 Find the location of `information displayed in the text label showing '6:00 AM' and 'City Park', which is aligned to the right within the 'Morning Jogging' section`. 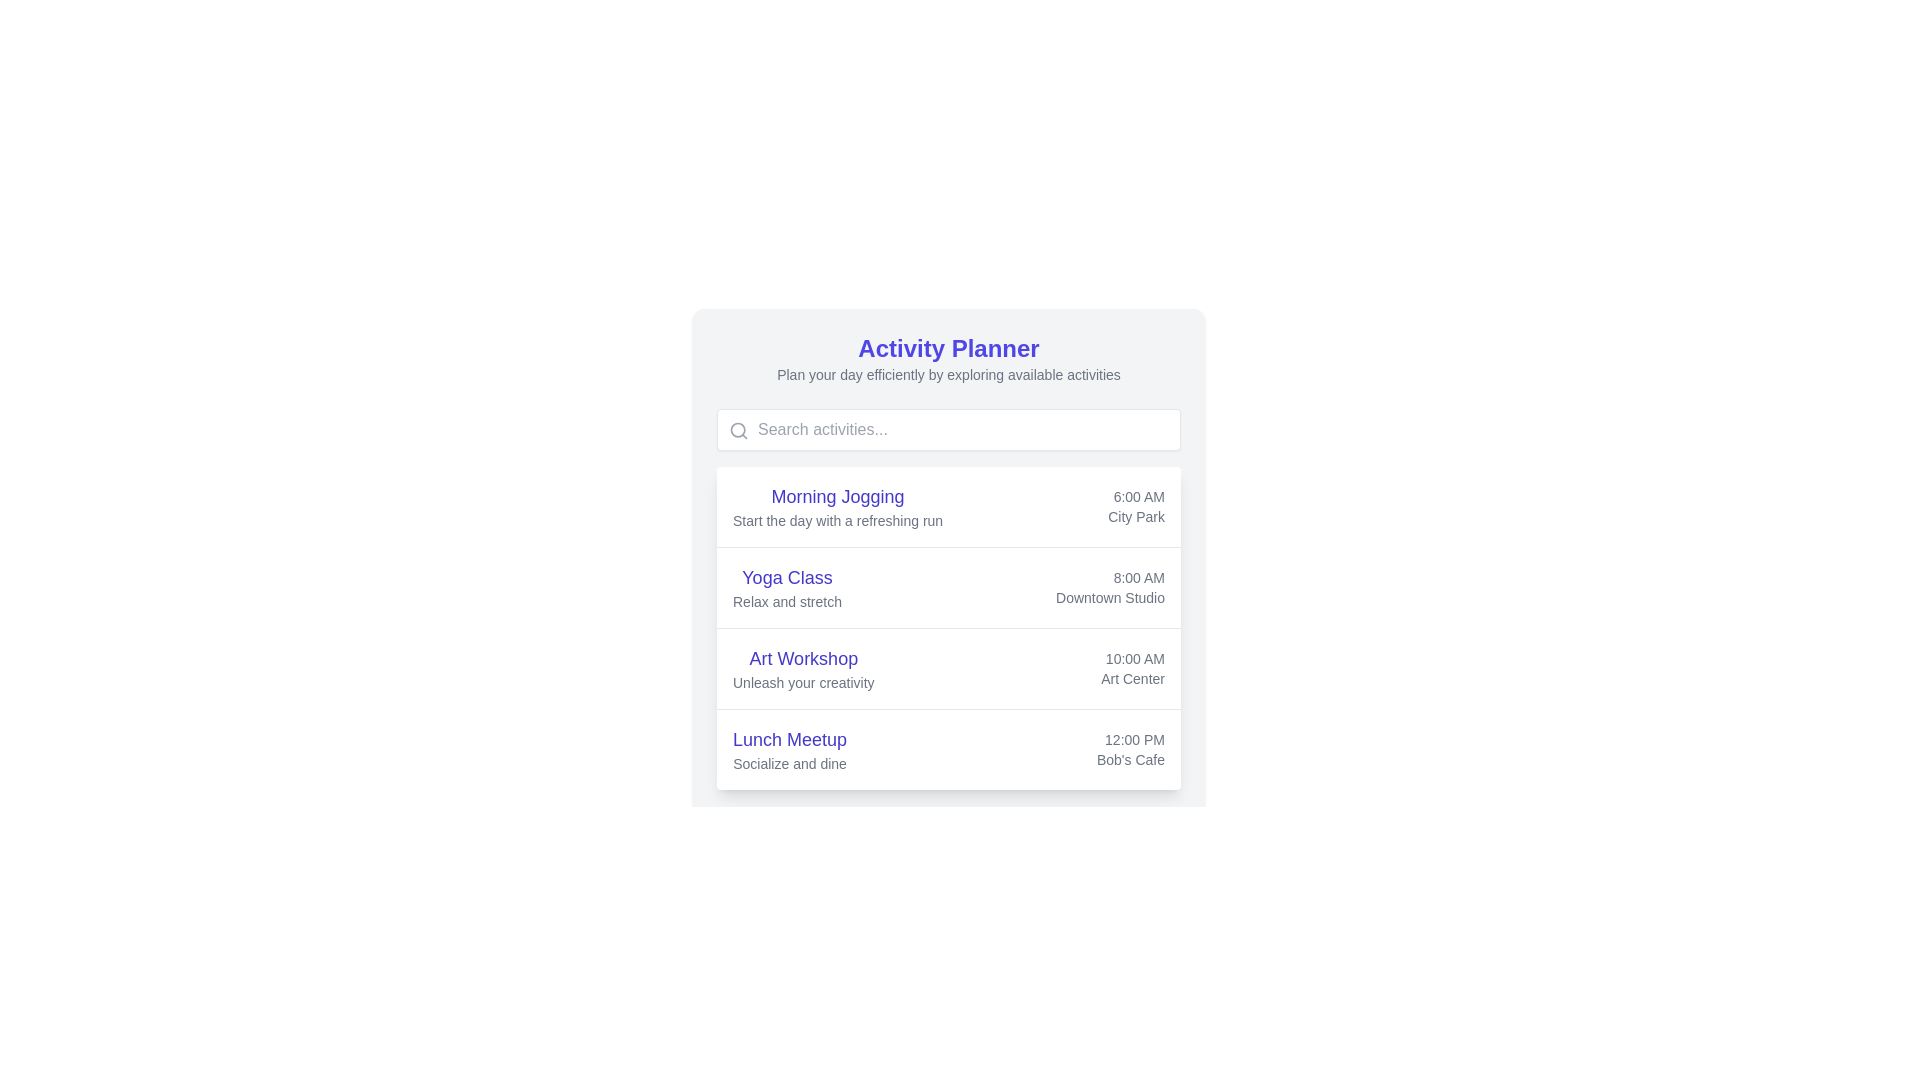

information displayed in the text label showing '6:00 AM' and 'City Park', which is aligned to the right within the 'Morning Jogging' section is located at coordinates (1136, 505).